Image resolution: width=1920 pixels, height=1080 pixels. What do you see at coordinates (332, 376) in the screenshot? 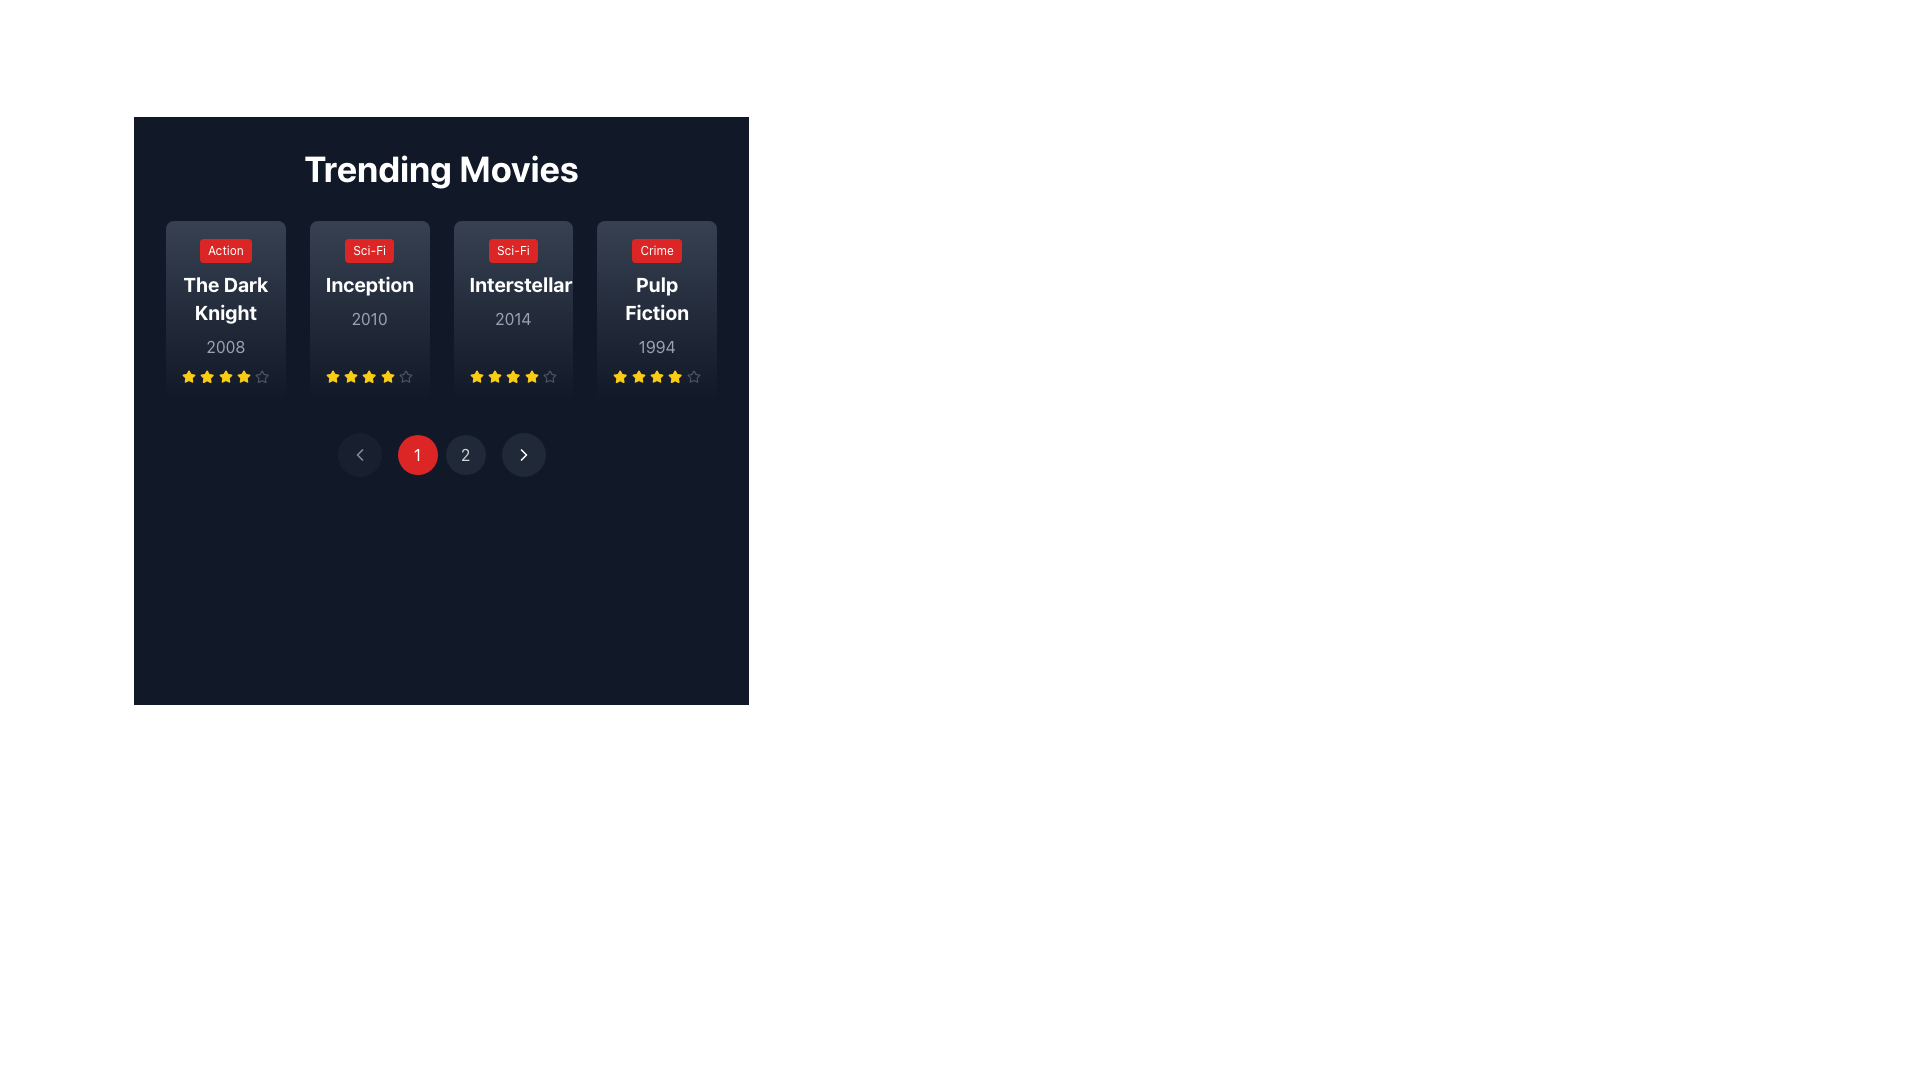
I see `the yellow star icon representing the rating for the movie 'Inception', which is the first star in the rating system located in the second card from the left in the 'Trending Movies' section` at bounding box center [332, 376].